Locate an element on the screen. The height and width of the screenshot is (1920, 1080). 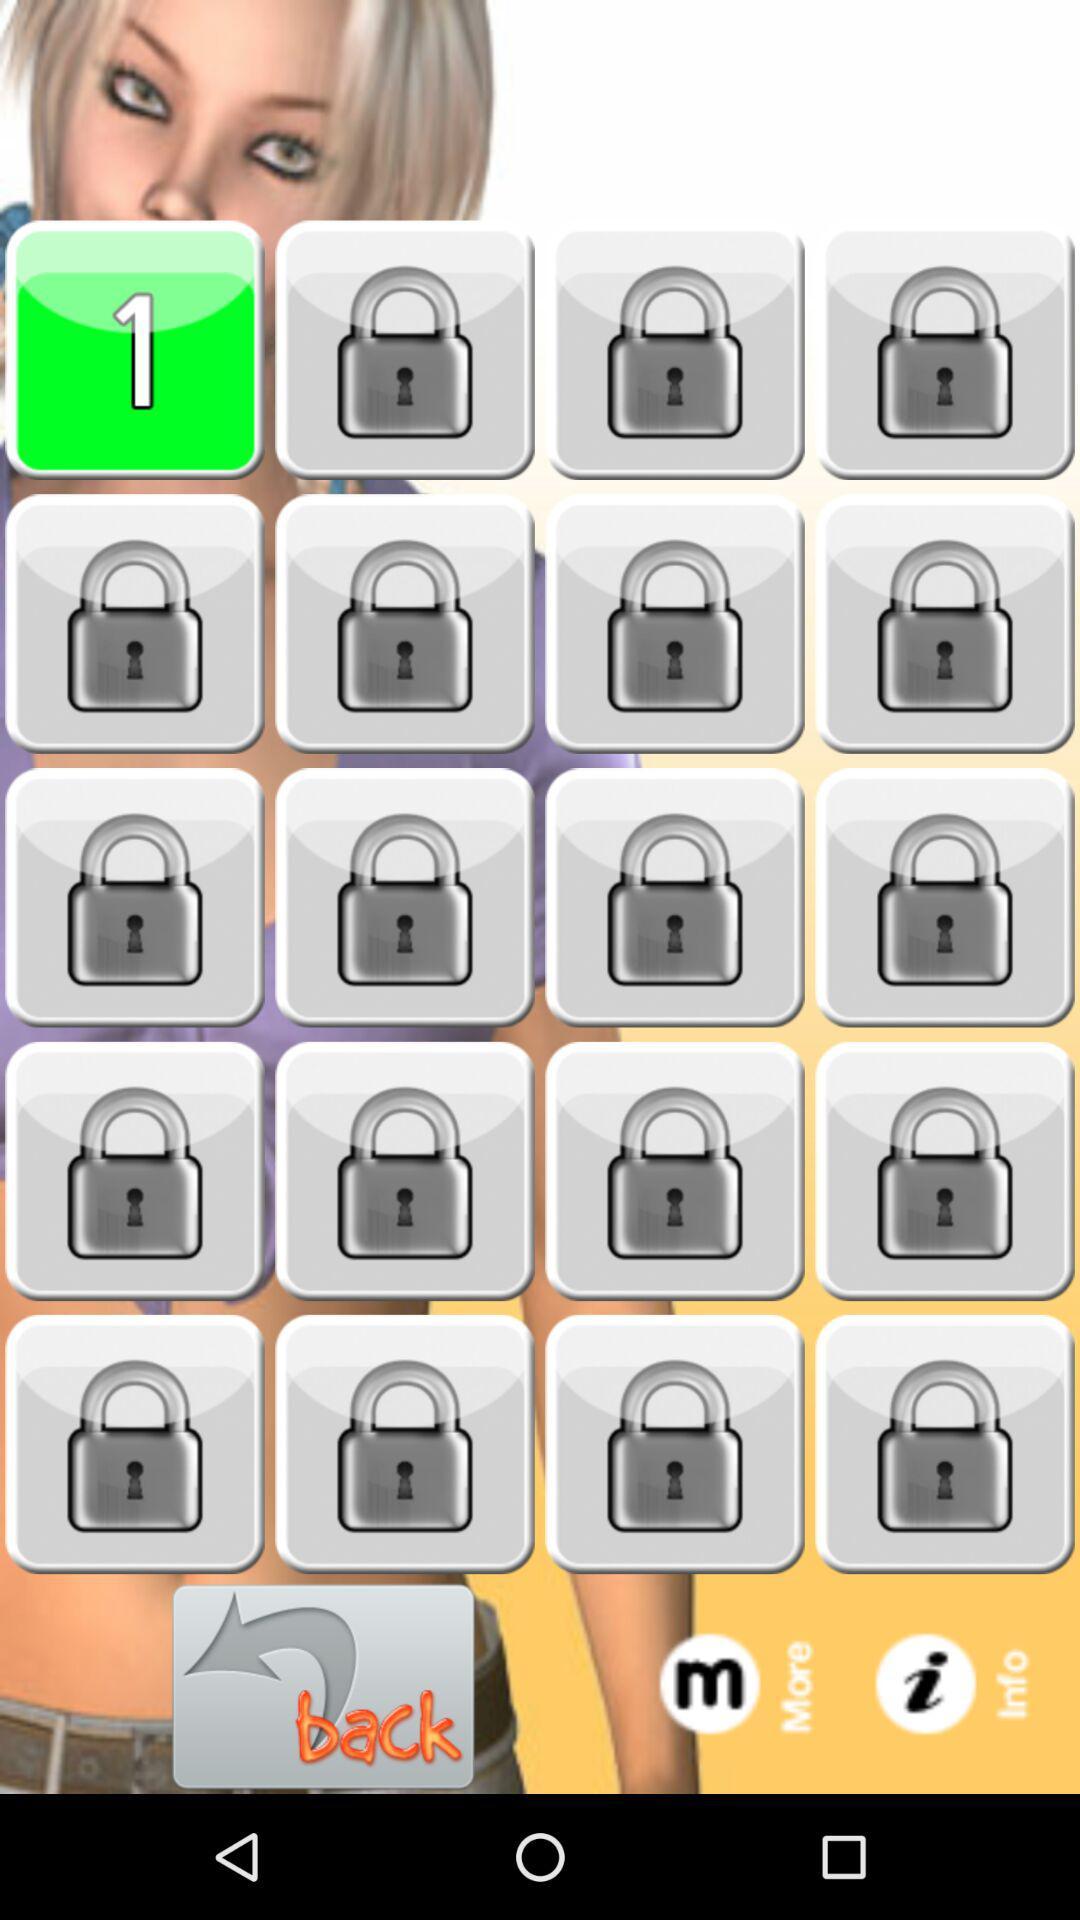
show unlock requirements is located at coordinates (675, 623).